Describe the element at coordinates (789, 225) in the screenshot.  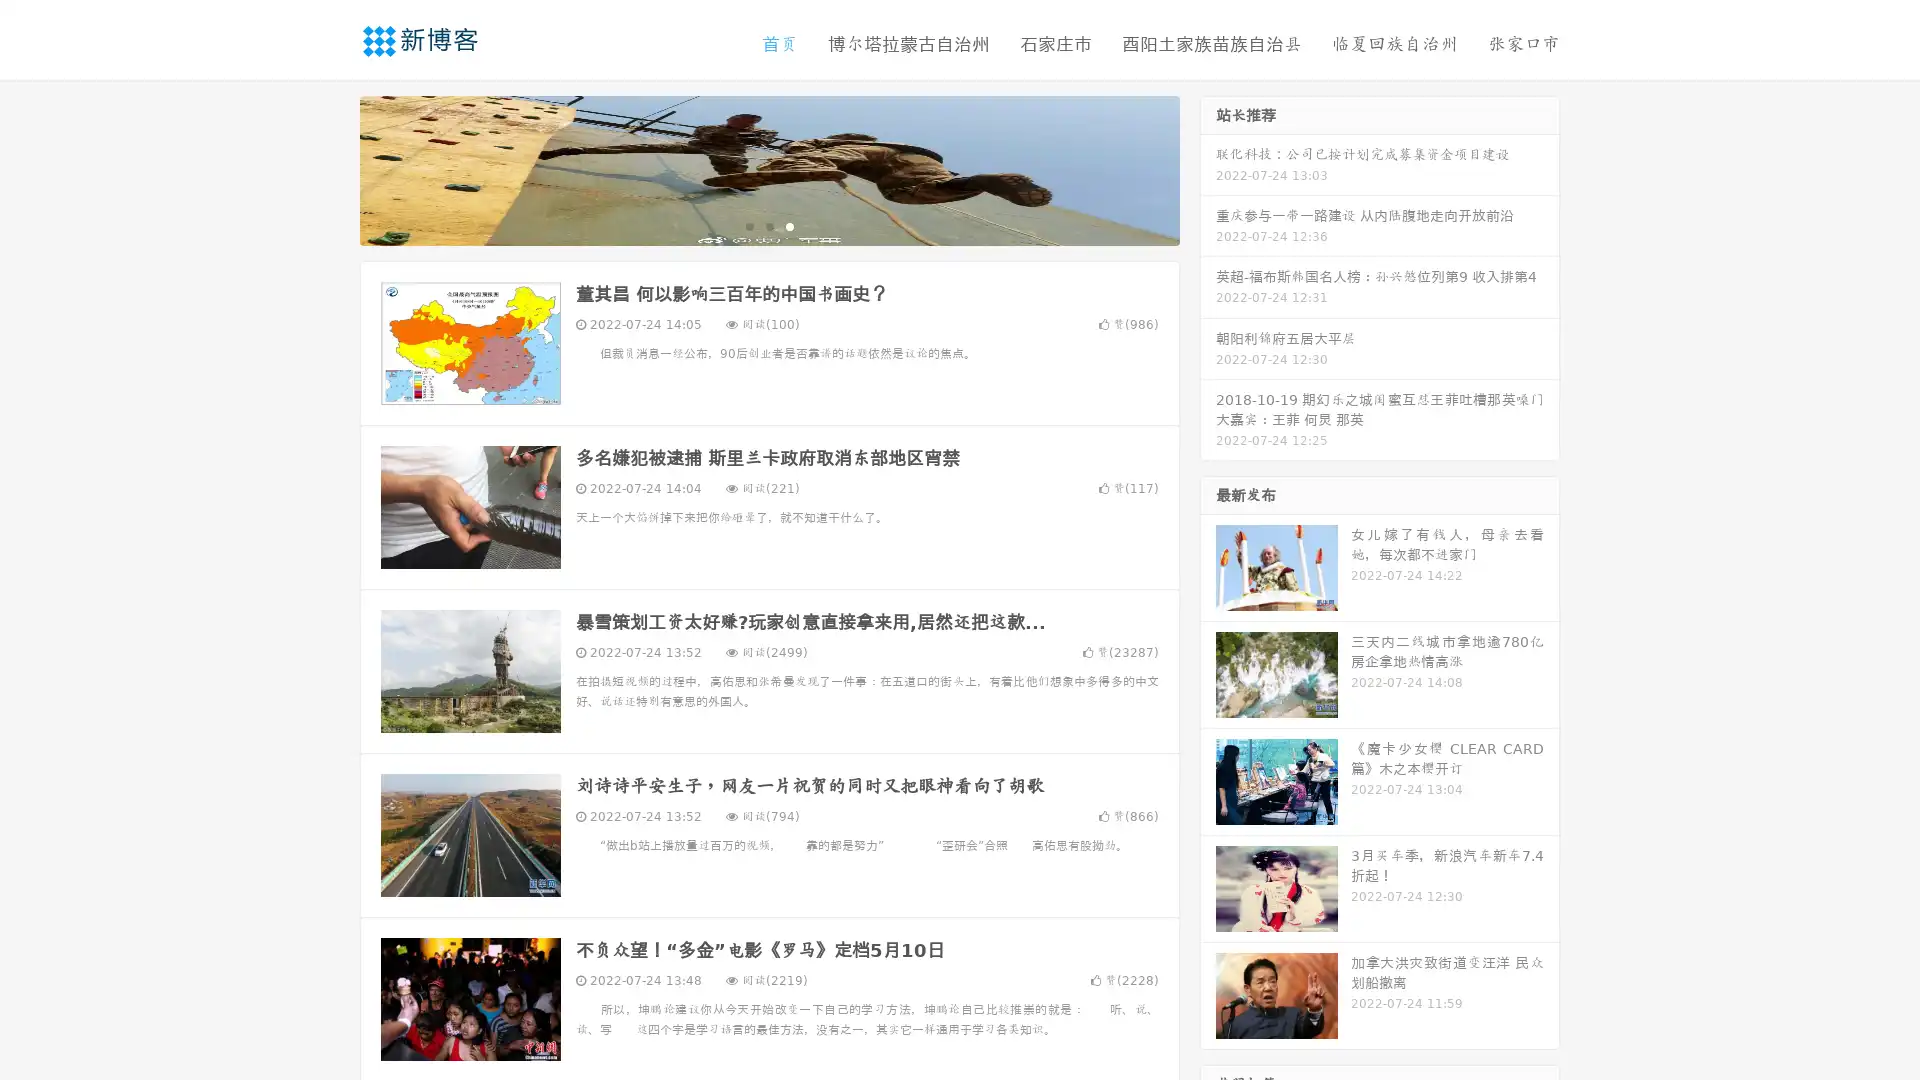
I see `Go to slide 3` at that location.